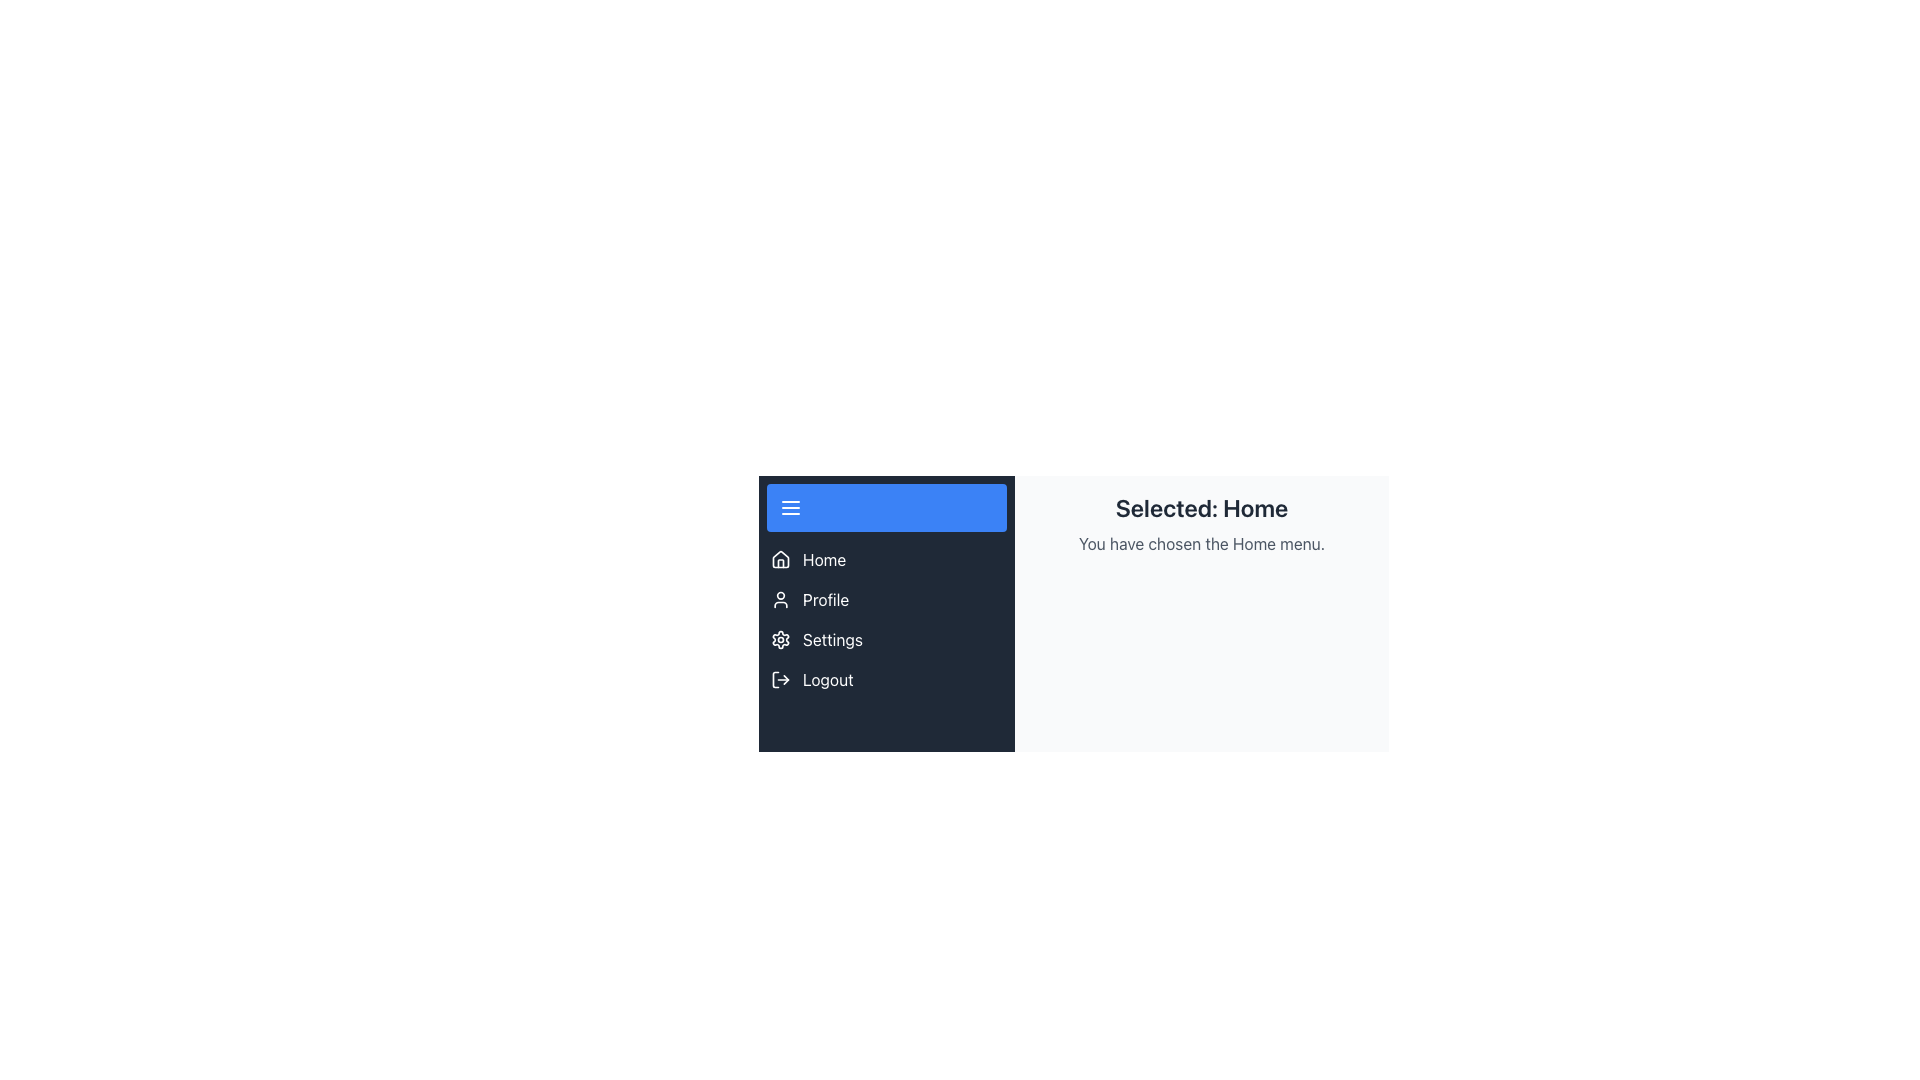 The image size is (1920, 1080). Describe the element at coordinates (1200, 507) in the screenshot. I see `the text label that displays 'Selected: Home', which is styled with a large, bold font for 'Selected:' and normal-weight font for 'Home', located above the phrase 'You have chosen the Home menu.'` at that location.